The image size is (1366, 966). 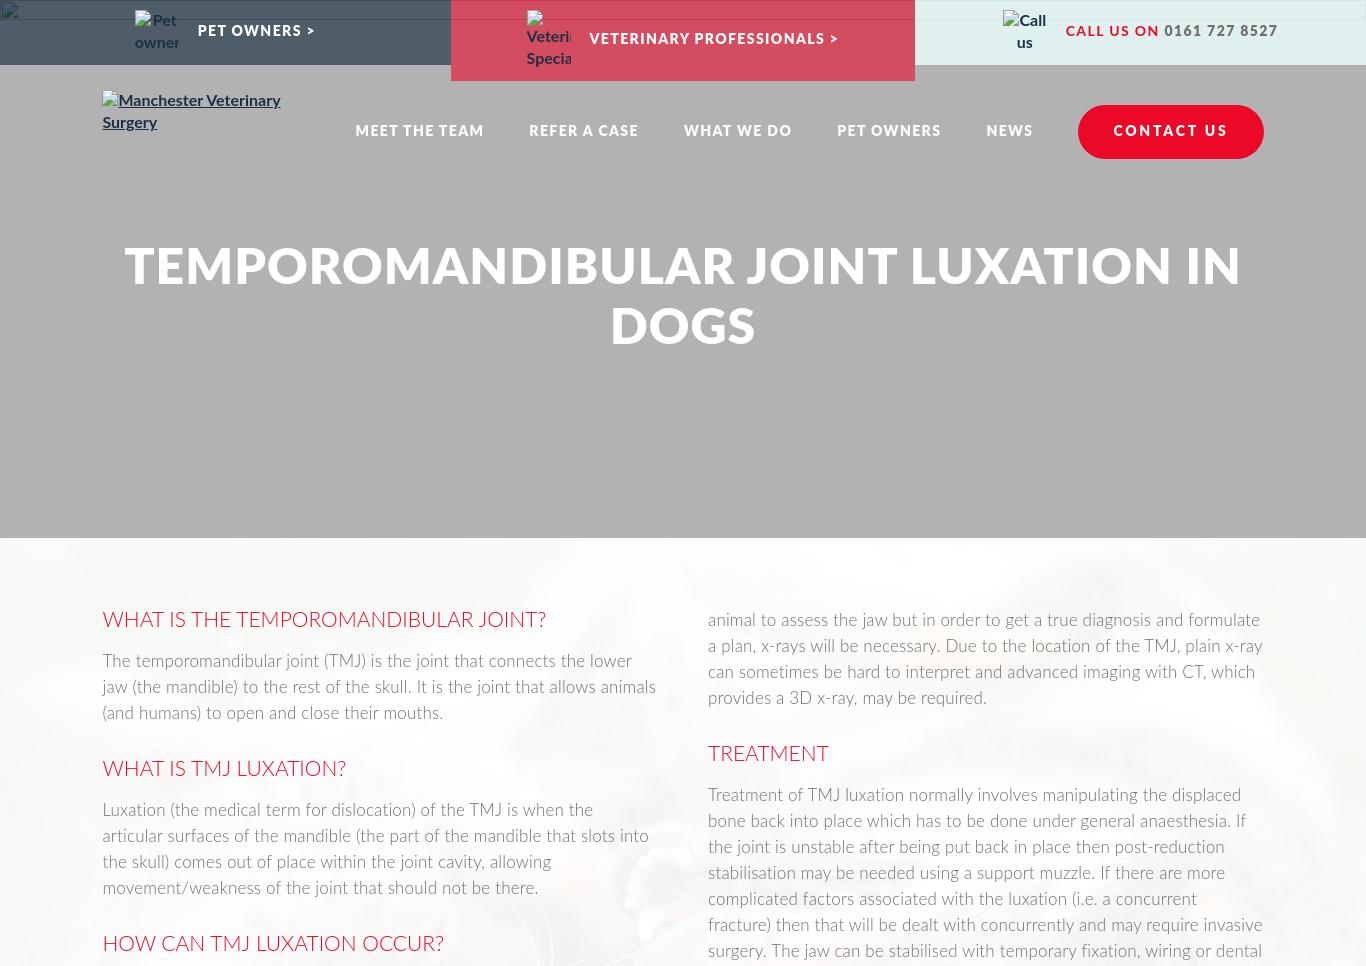 What do you see at coordinates (1170, 131) in the screenshot?
I see `'Contact us'` at bounding box center [1170, 131].